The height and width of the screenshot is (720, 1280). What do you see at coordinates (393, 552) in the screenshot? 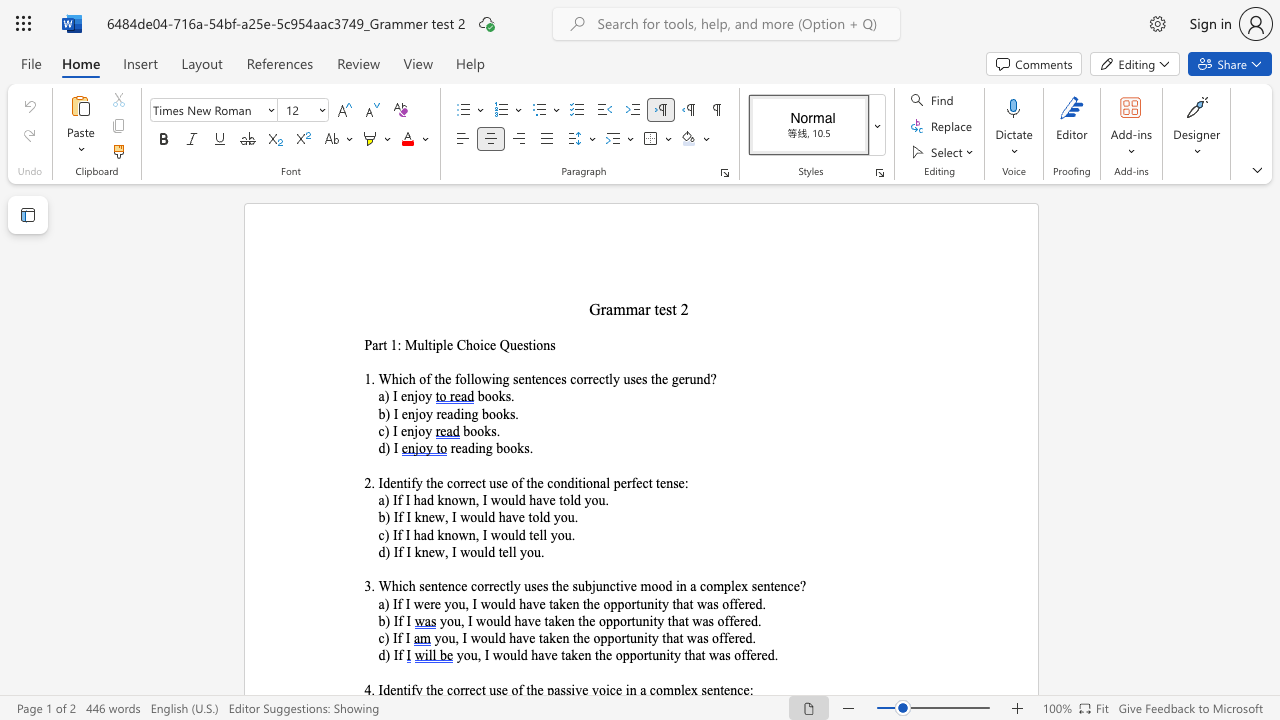
I see `the subset text "If I knew, I would" within the text "d) If I knew, I would tell you."` at bounding box center [393, 552].